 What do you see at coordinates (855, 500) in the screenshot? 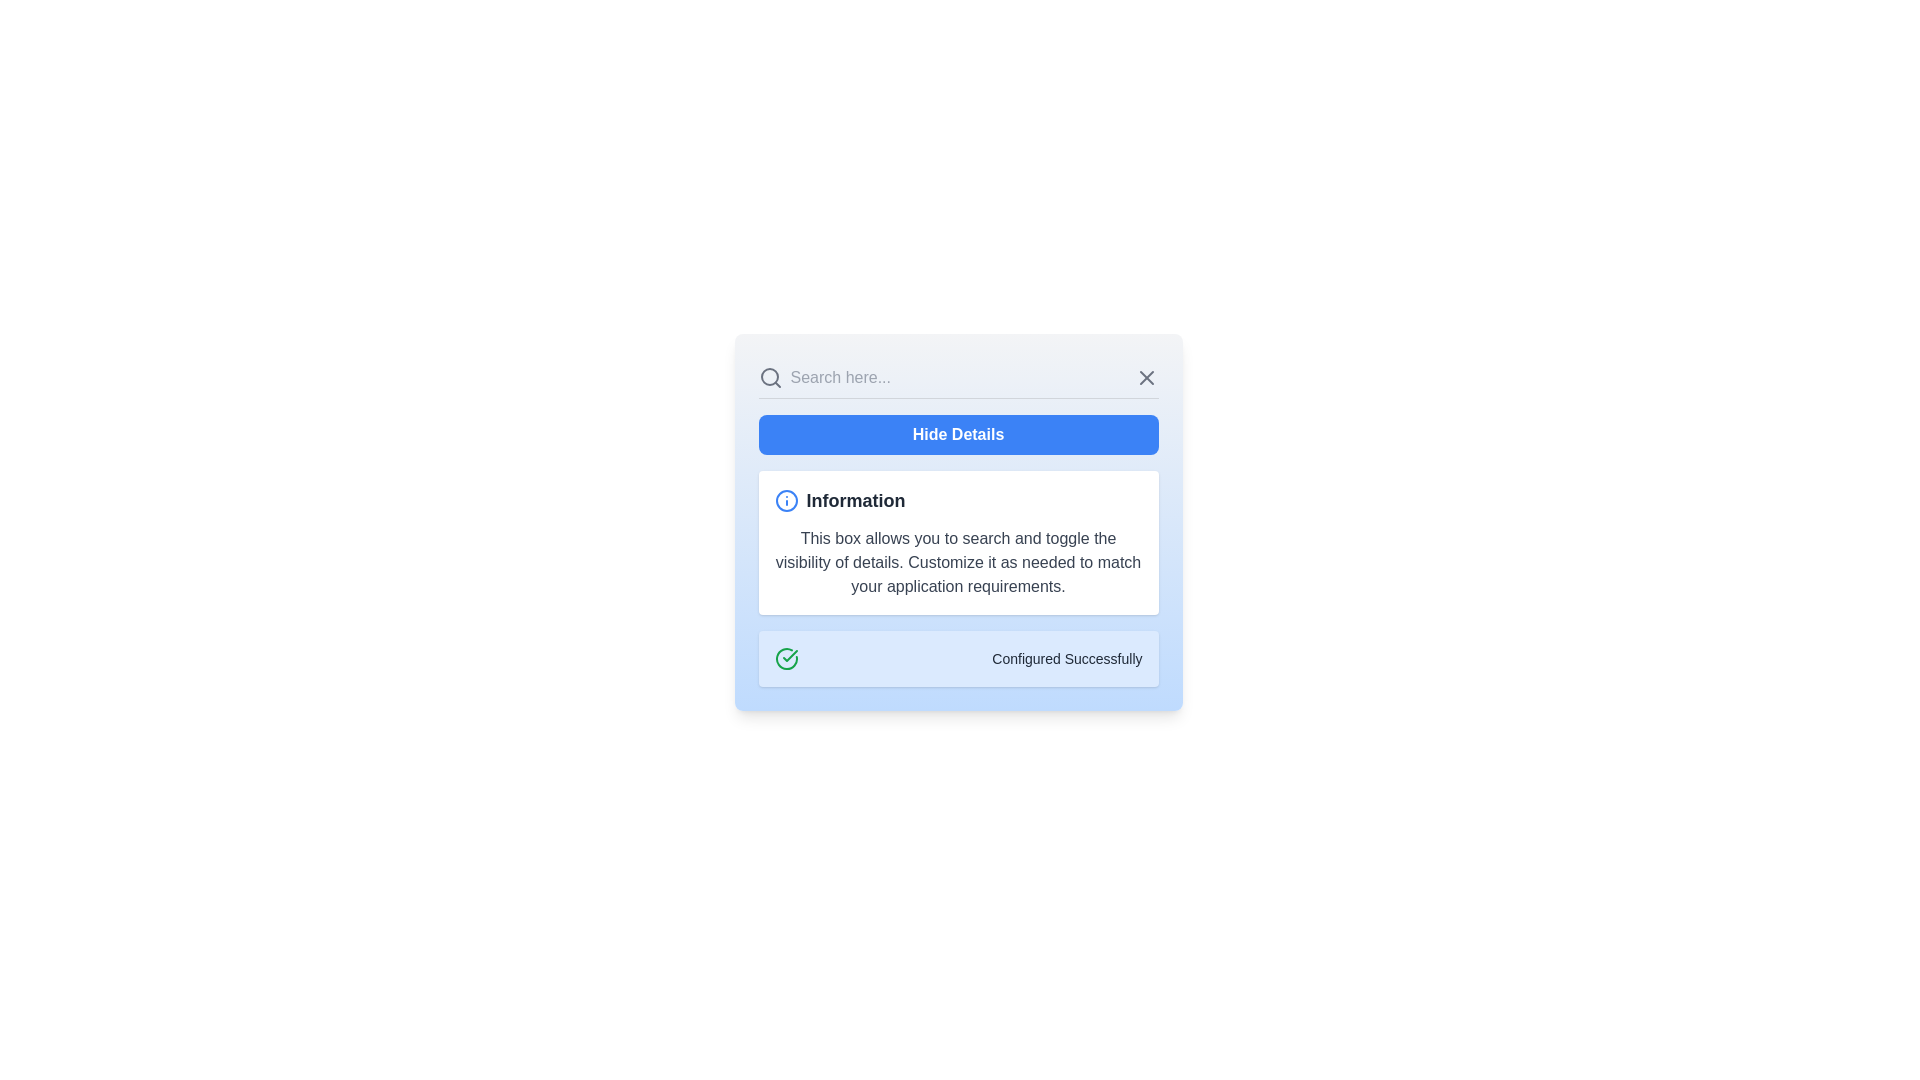
I see `the text label displaying 'Information', which is styled in bold dark gray and is positioned to the right of a blue circular 'info' icon` at bounding box center [855, 500].